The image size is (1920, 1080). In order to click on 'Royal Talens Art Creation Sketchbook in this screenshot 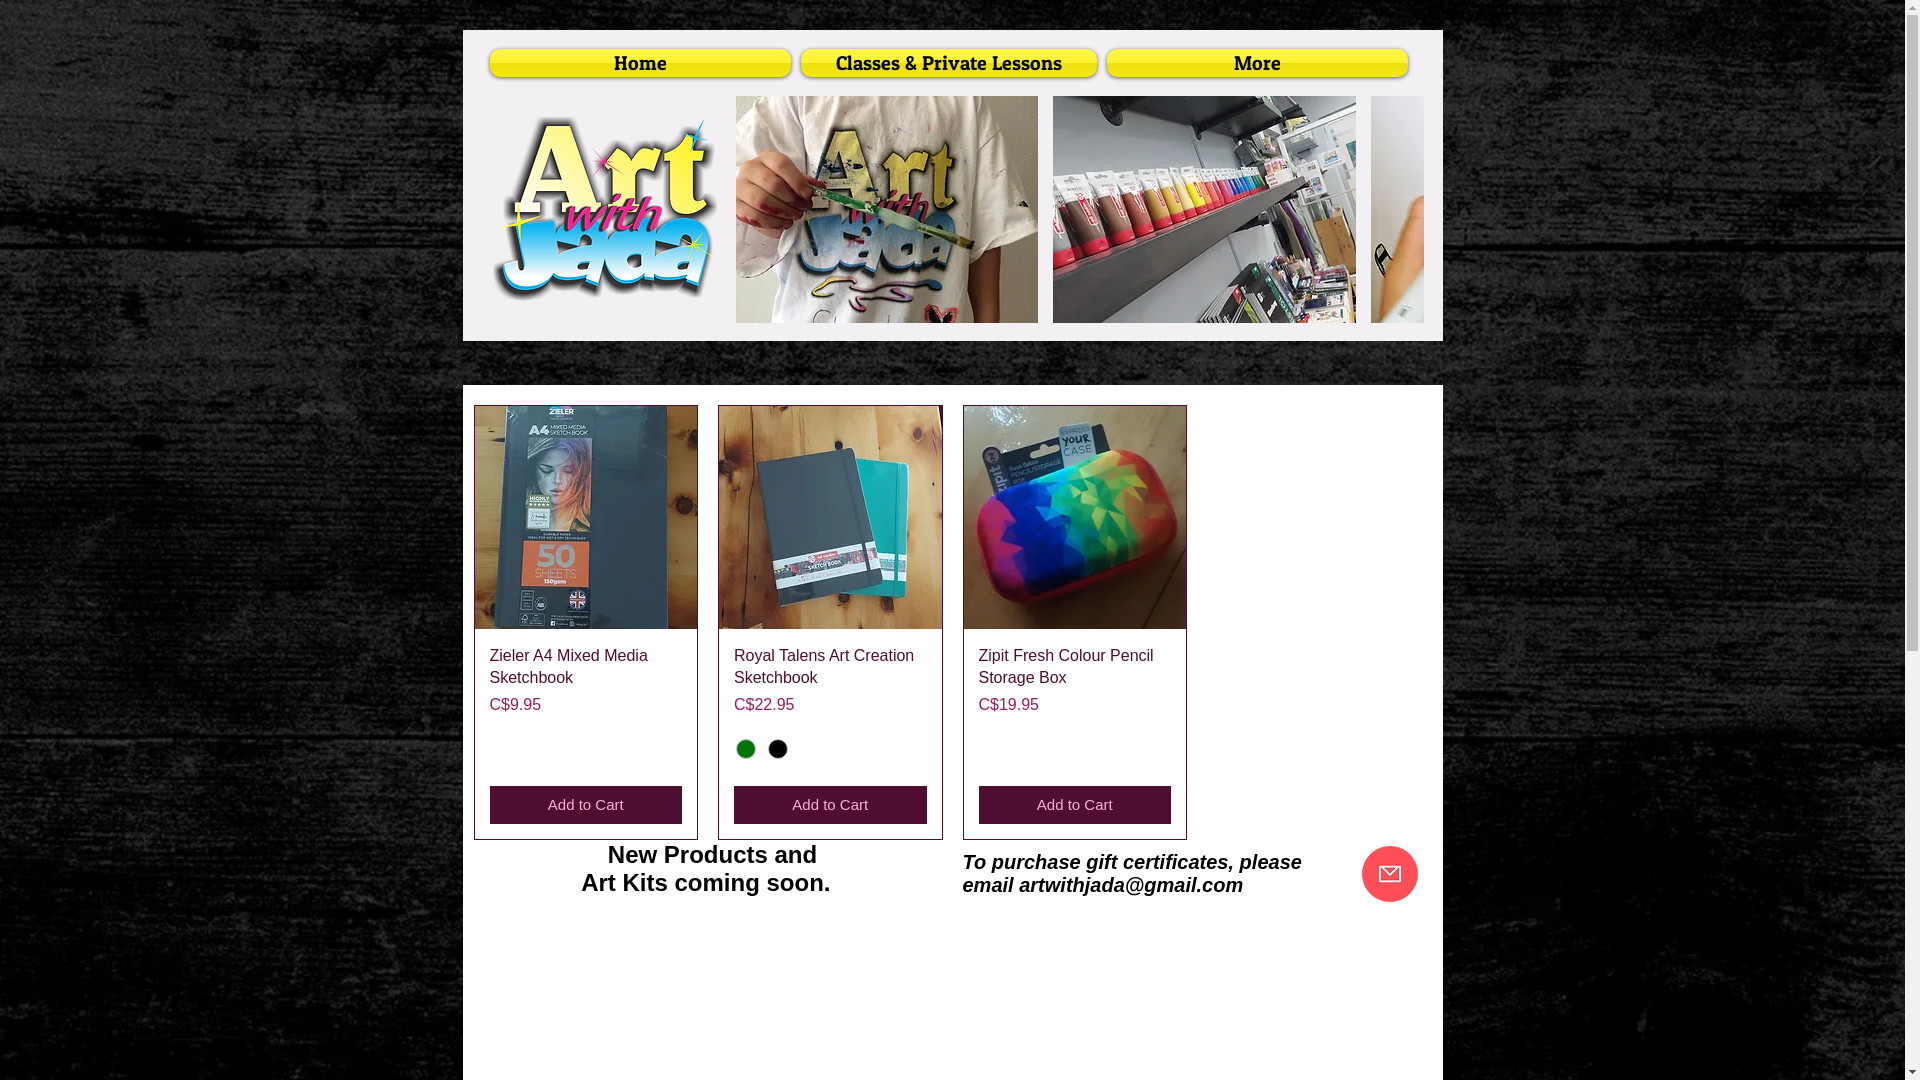, I will do `click(830, 679)`.